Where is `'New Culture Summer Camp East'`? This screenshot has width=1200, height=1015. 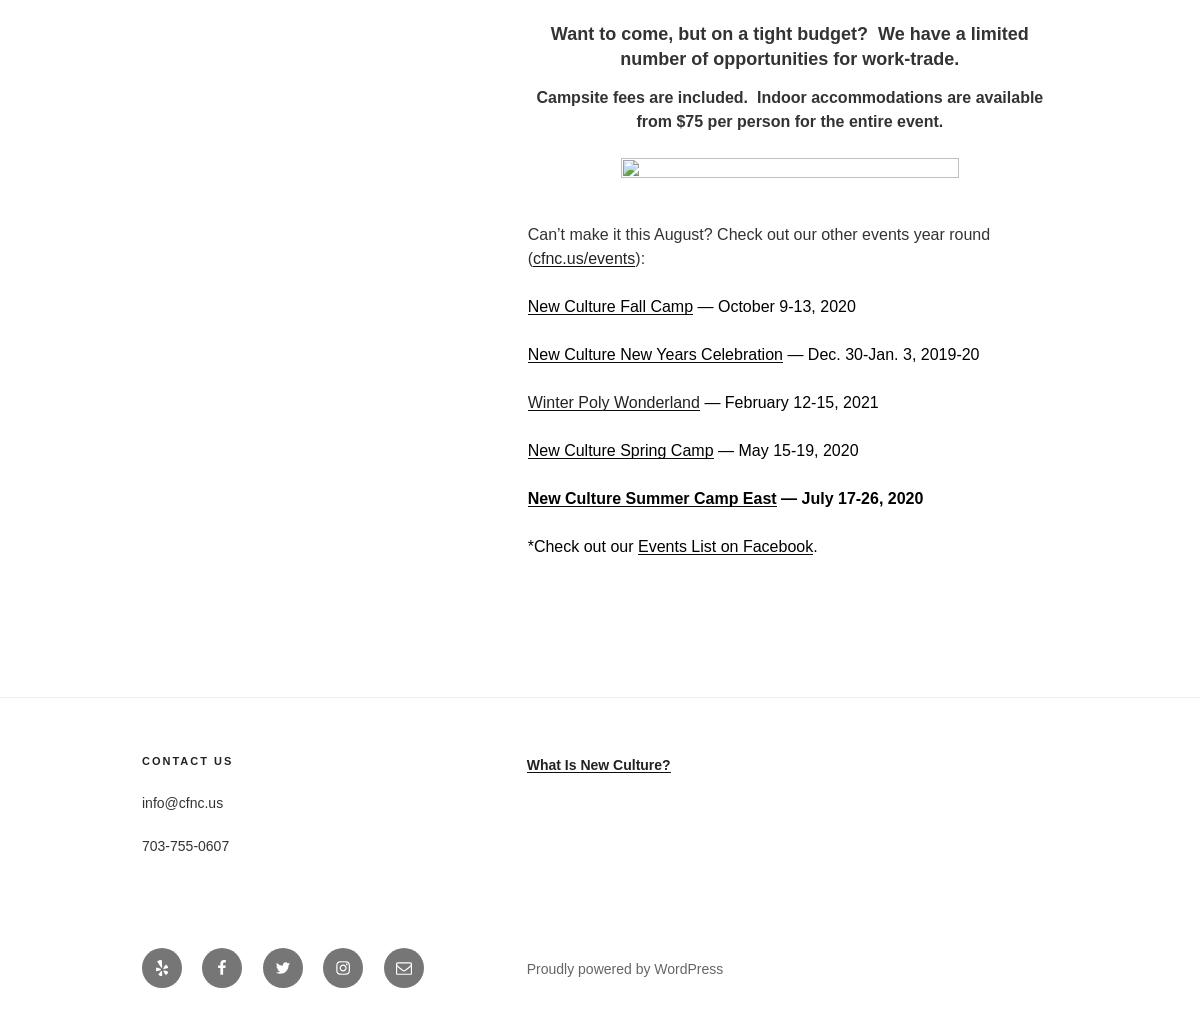
'New Culture Summer Camp East' is located at coordinates (651, 497).